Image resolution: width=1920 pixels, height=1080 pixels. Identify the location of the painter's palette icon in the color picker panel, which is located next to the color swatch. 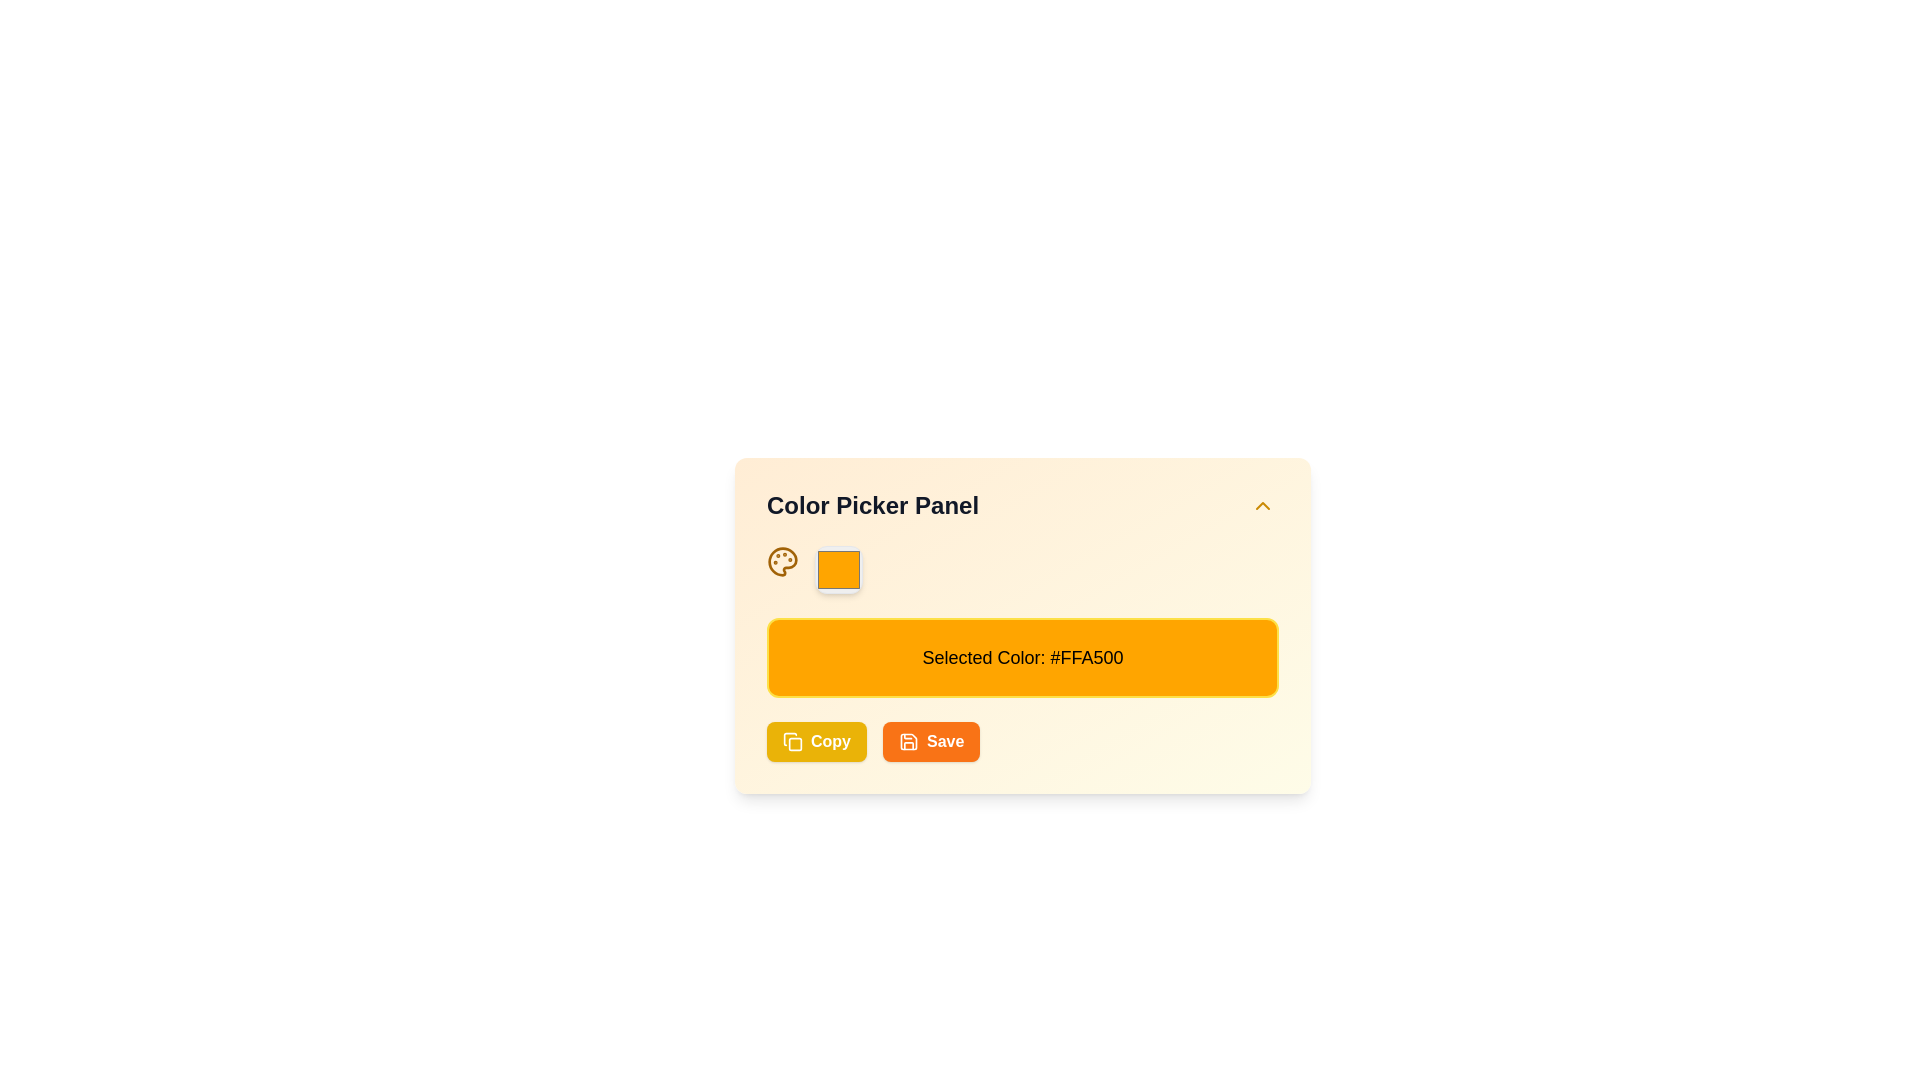
(781, 562).